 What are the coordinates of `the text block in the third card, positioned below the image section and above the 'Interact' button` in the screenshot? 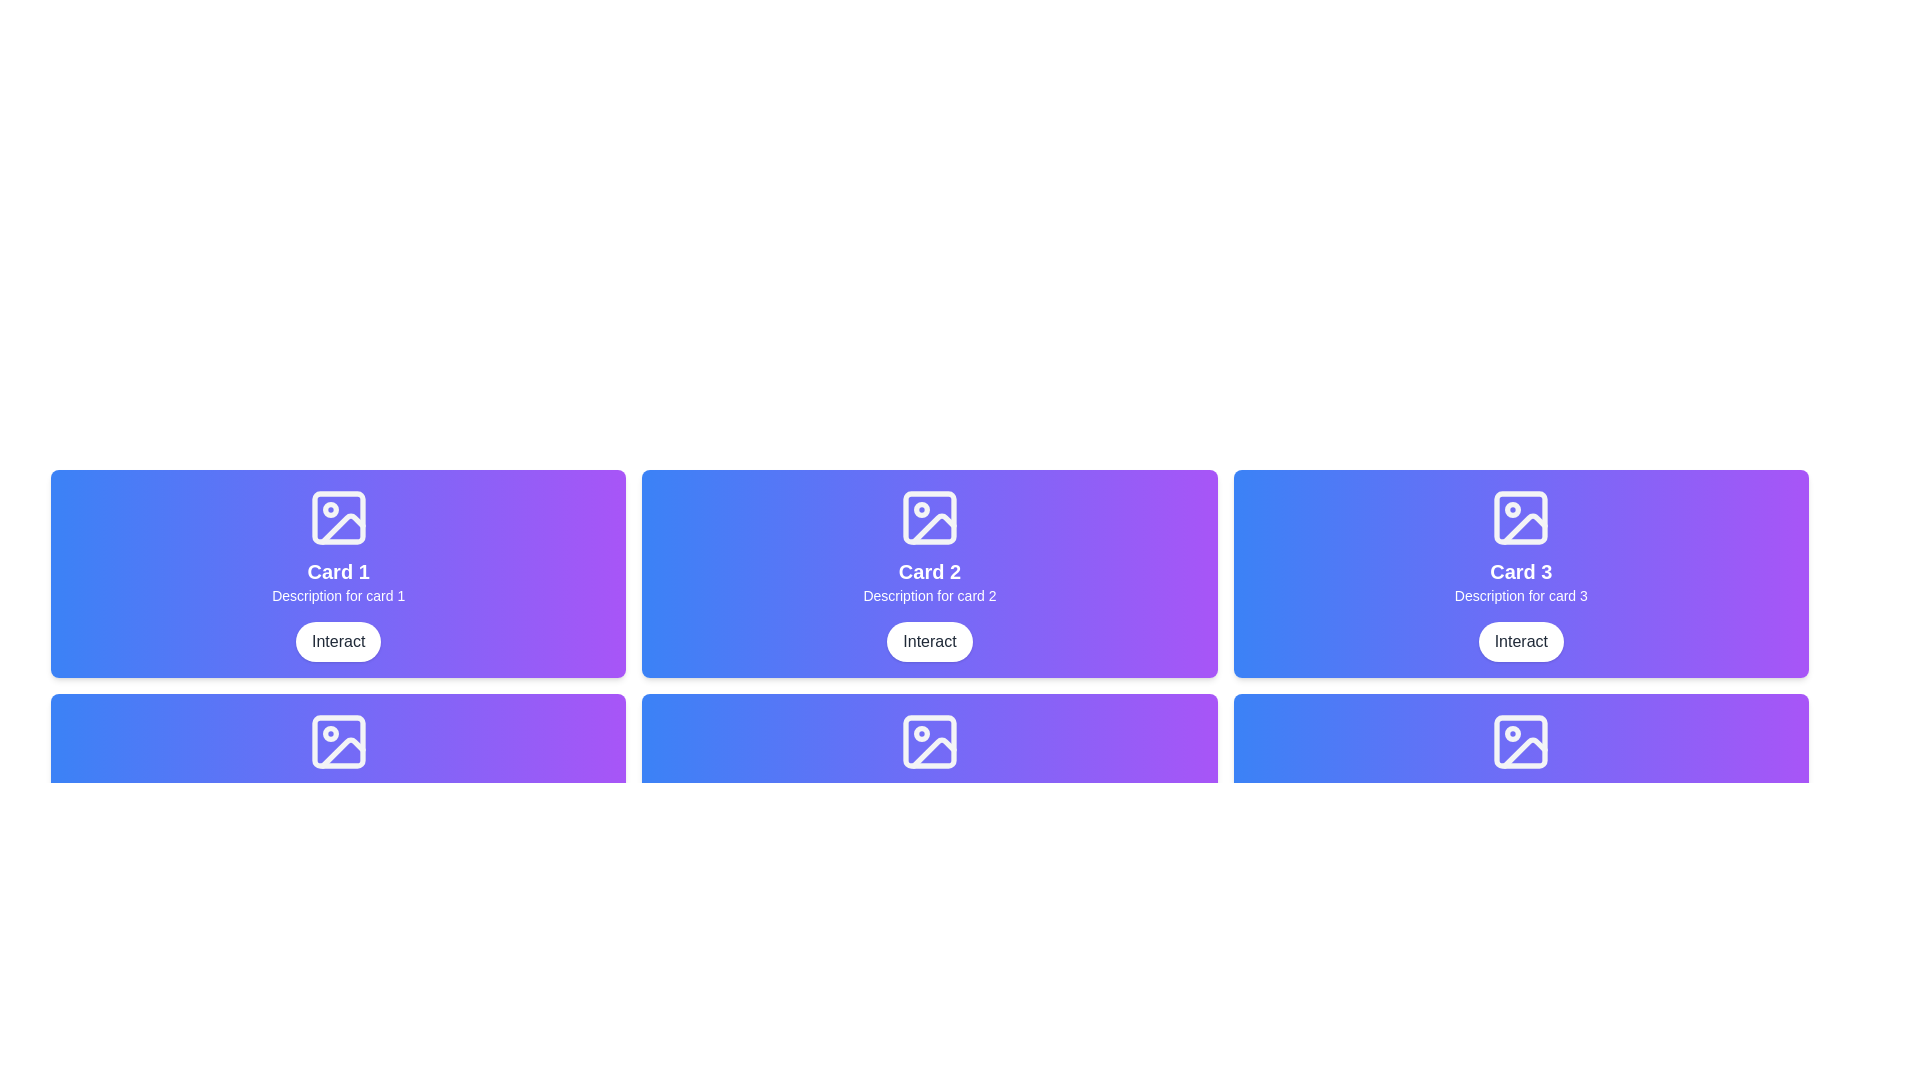 It's located at (1520, 582).